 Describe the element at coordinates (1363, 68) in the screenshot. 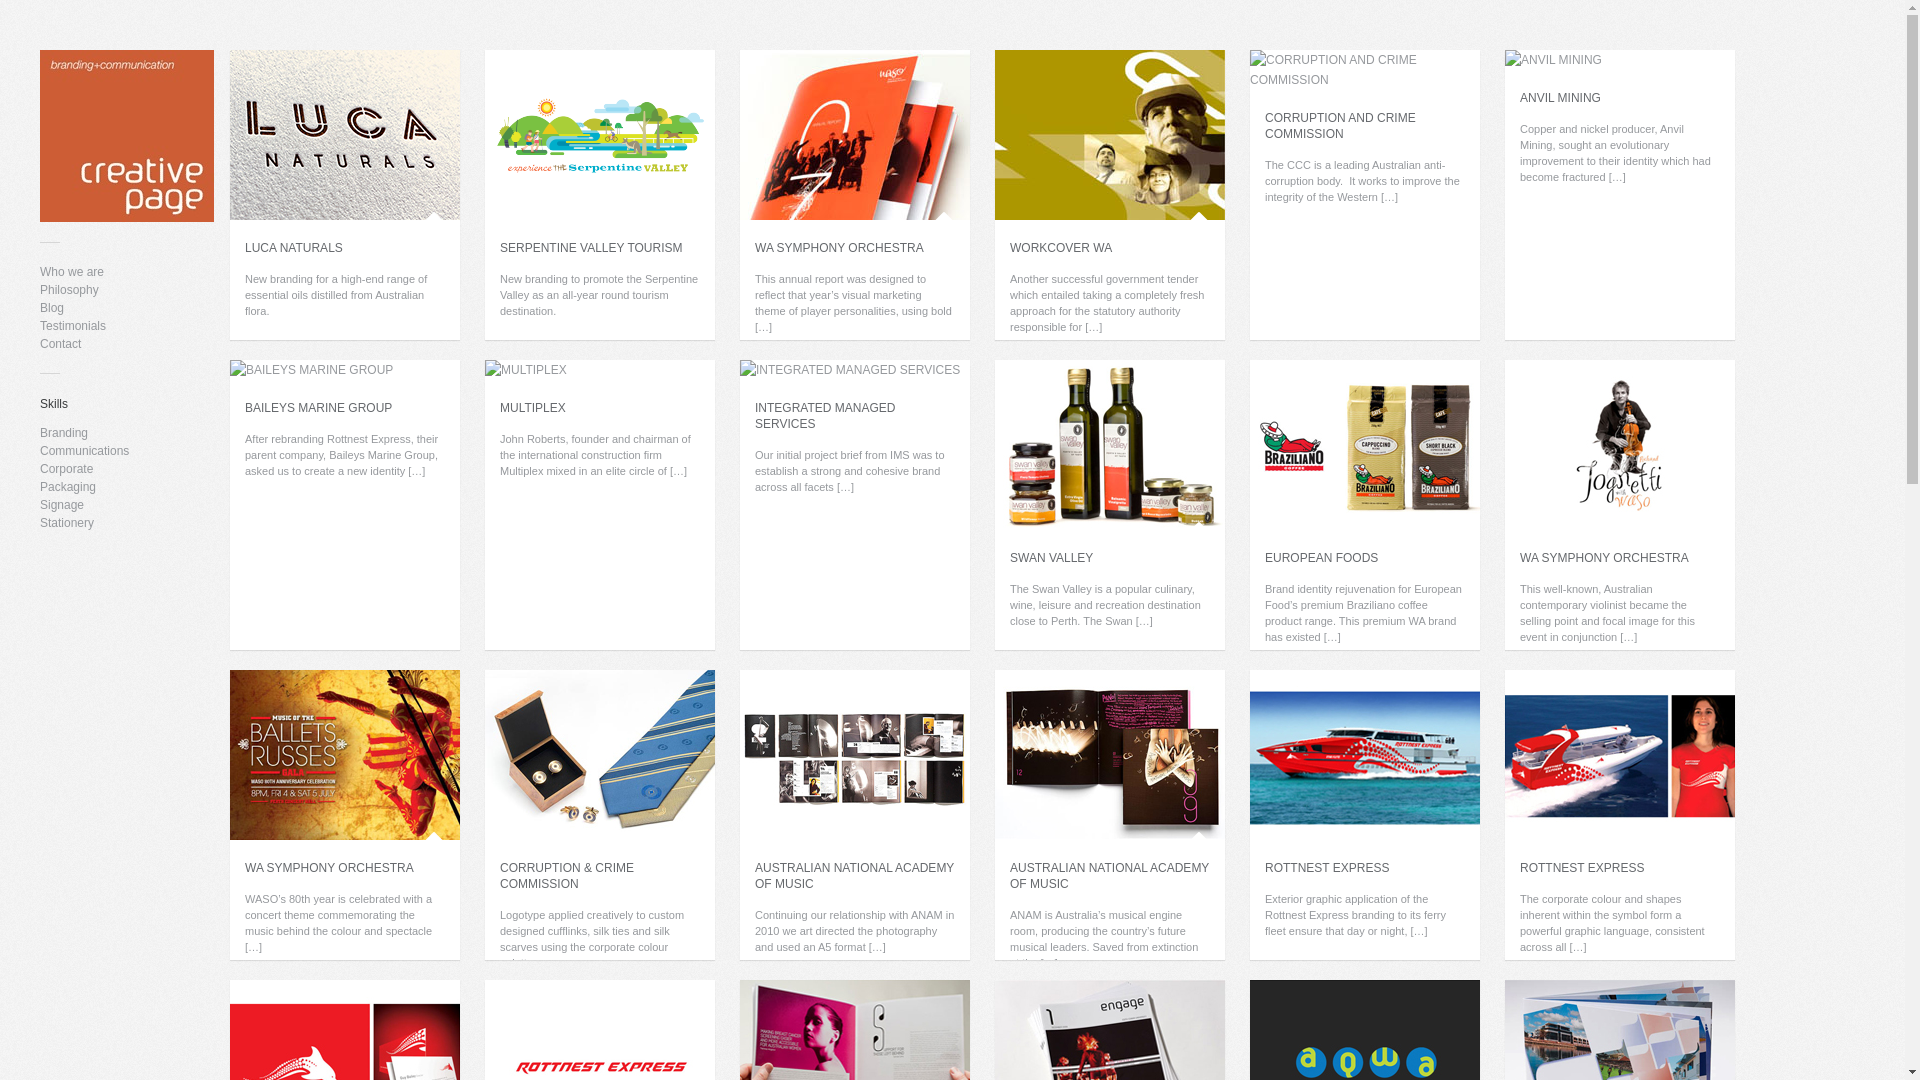

I see `'CORRUPTION AND CRIME COMMISSION'` at that location.